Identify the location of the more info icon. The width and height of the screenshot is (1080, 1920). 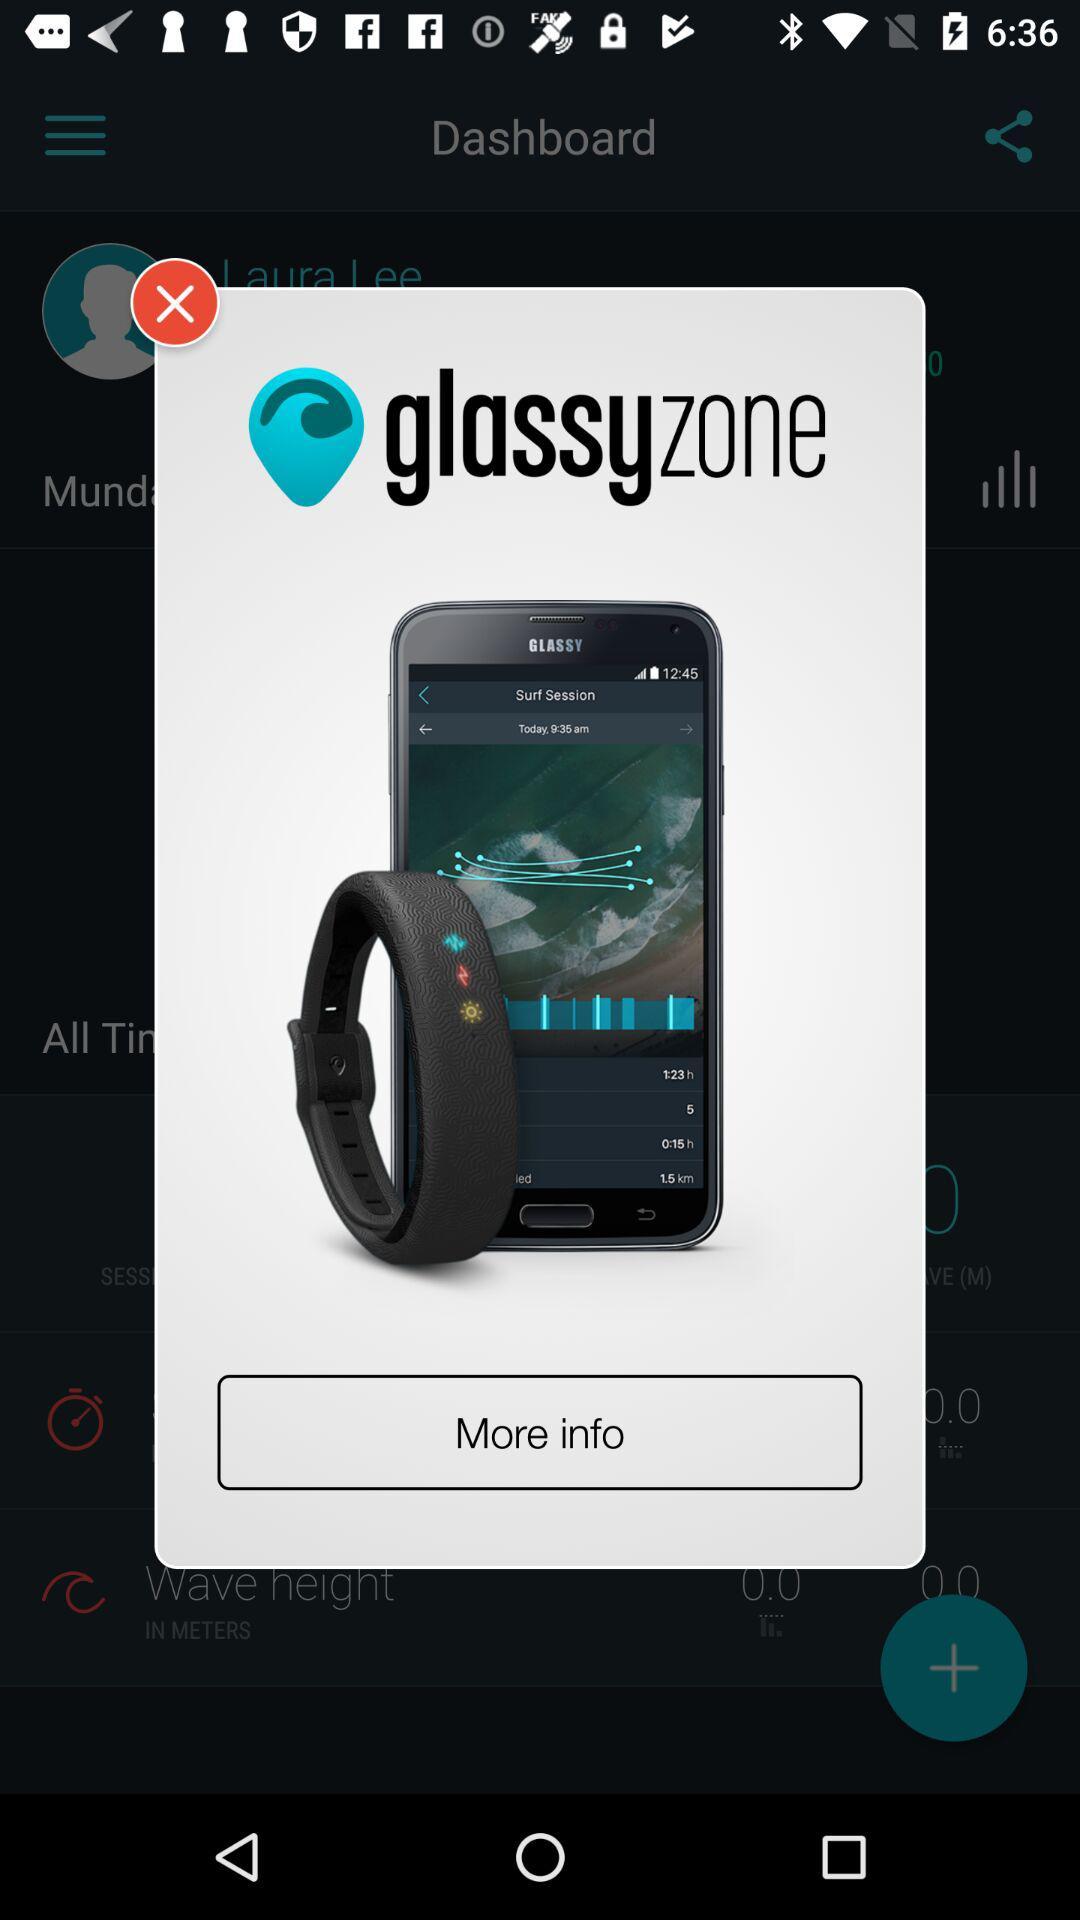
(540, 1431).